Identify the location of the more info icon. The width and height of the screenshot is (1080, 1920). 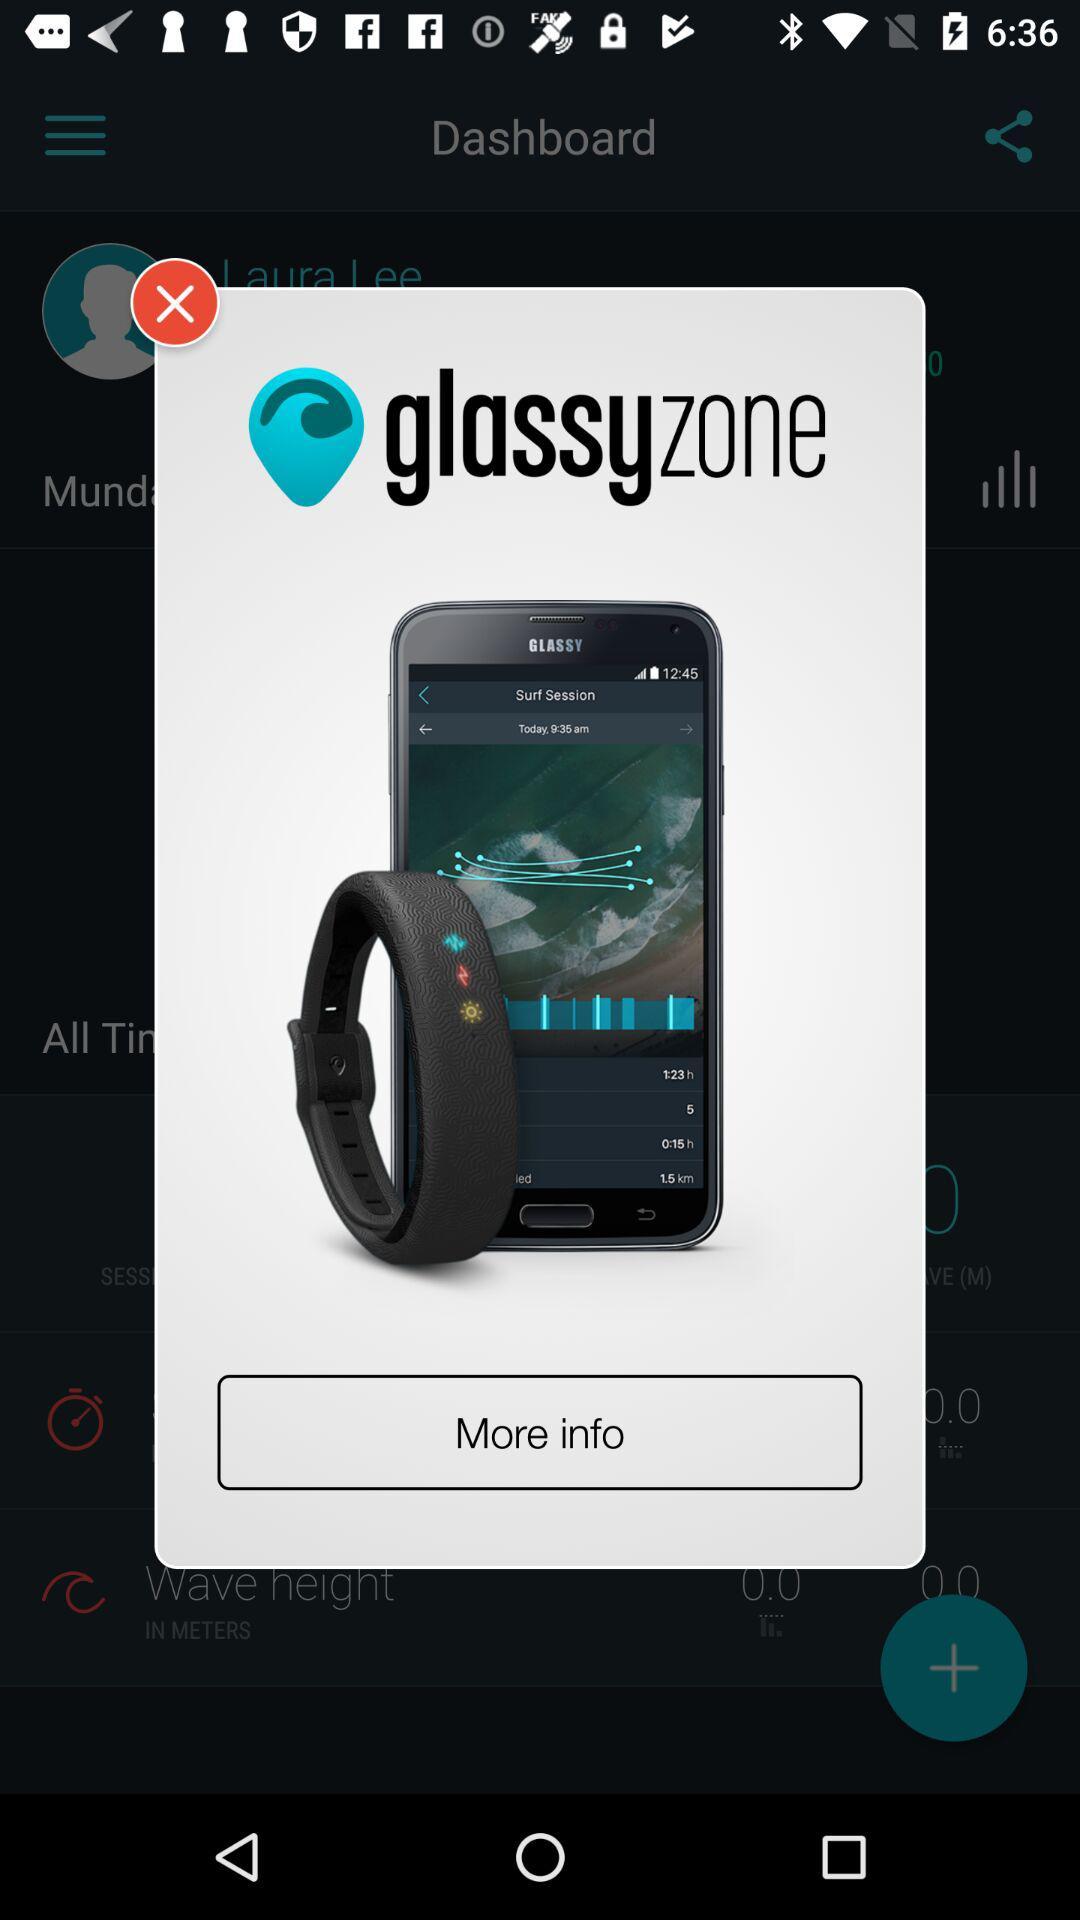
(540, 1431).